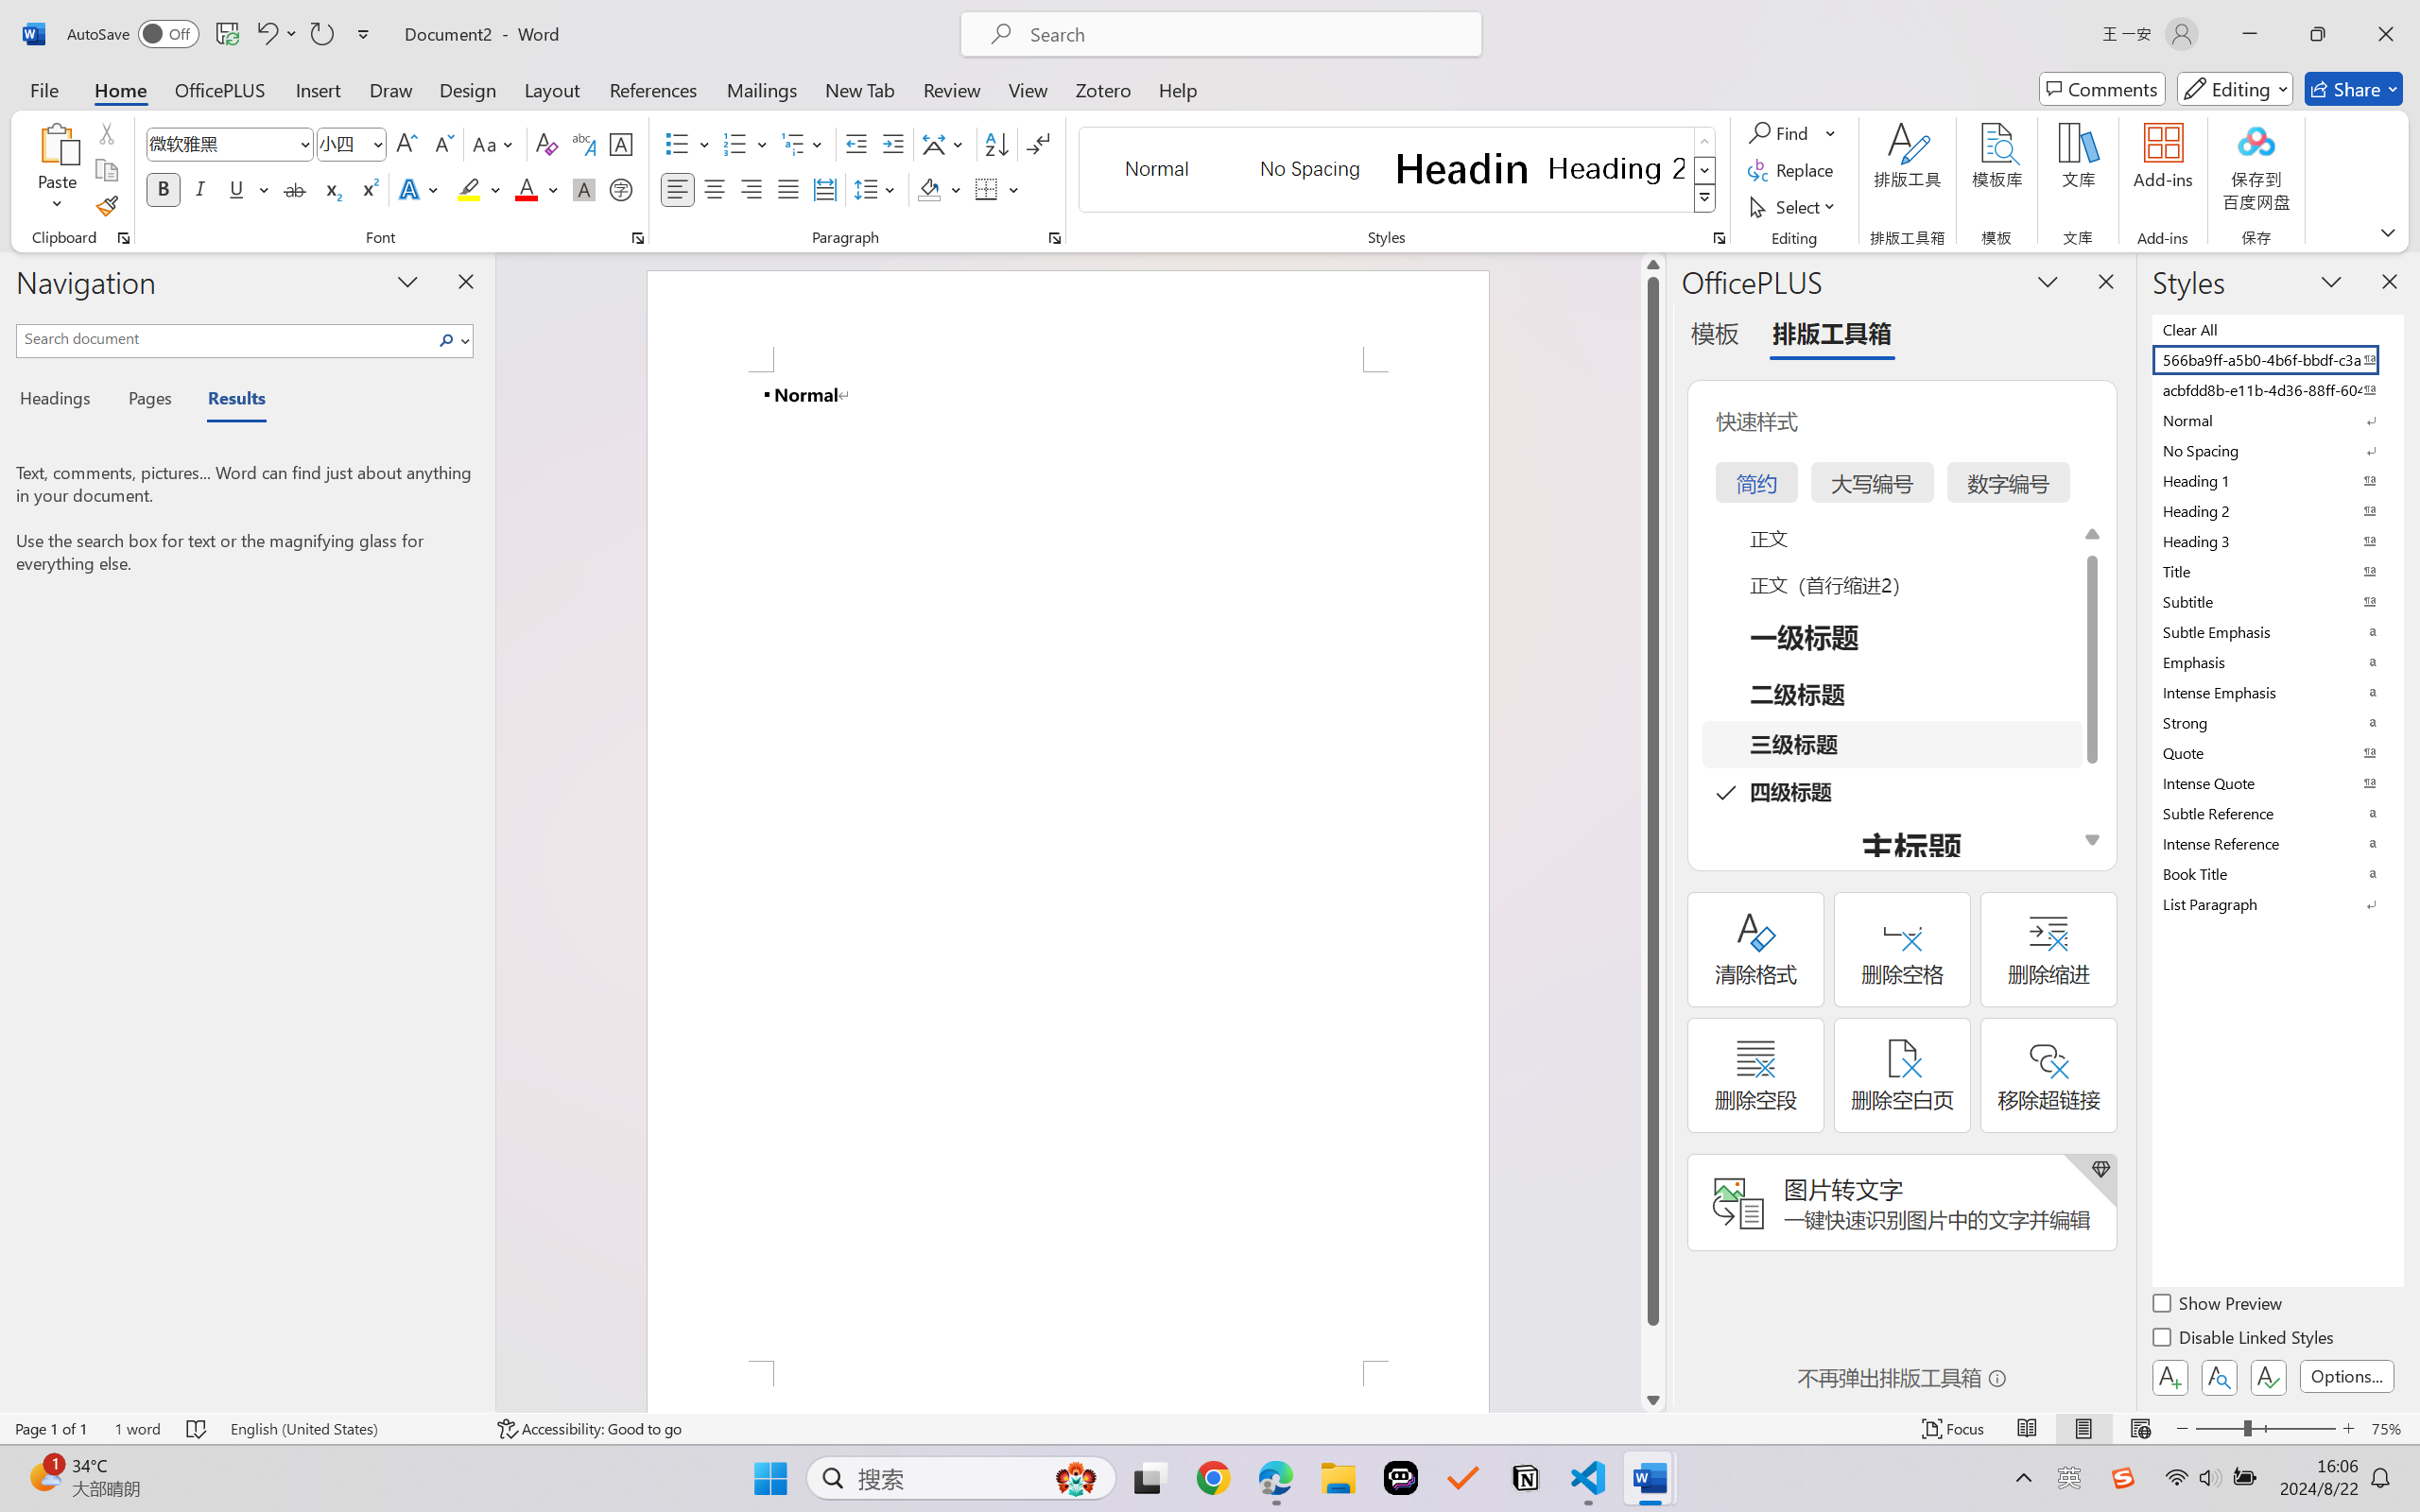 The image size is (2420, 1512). I want to click on 'Align Left', so click(677, 188).